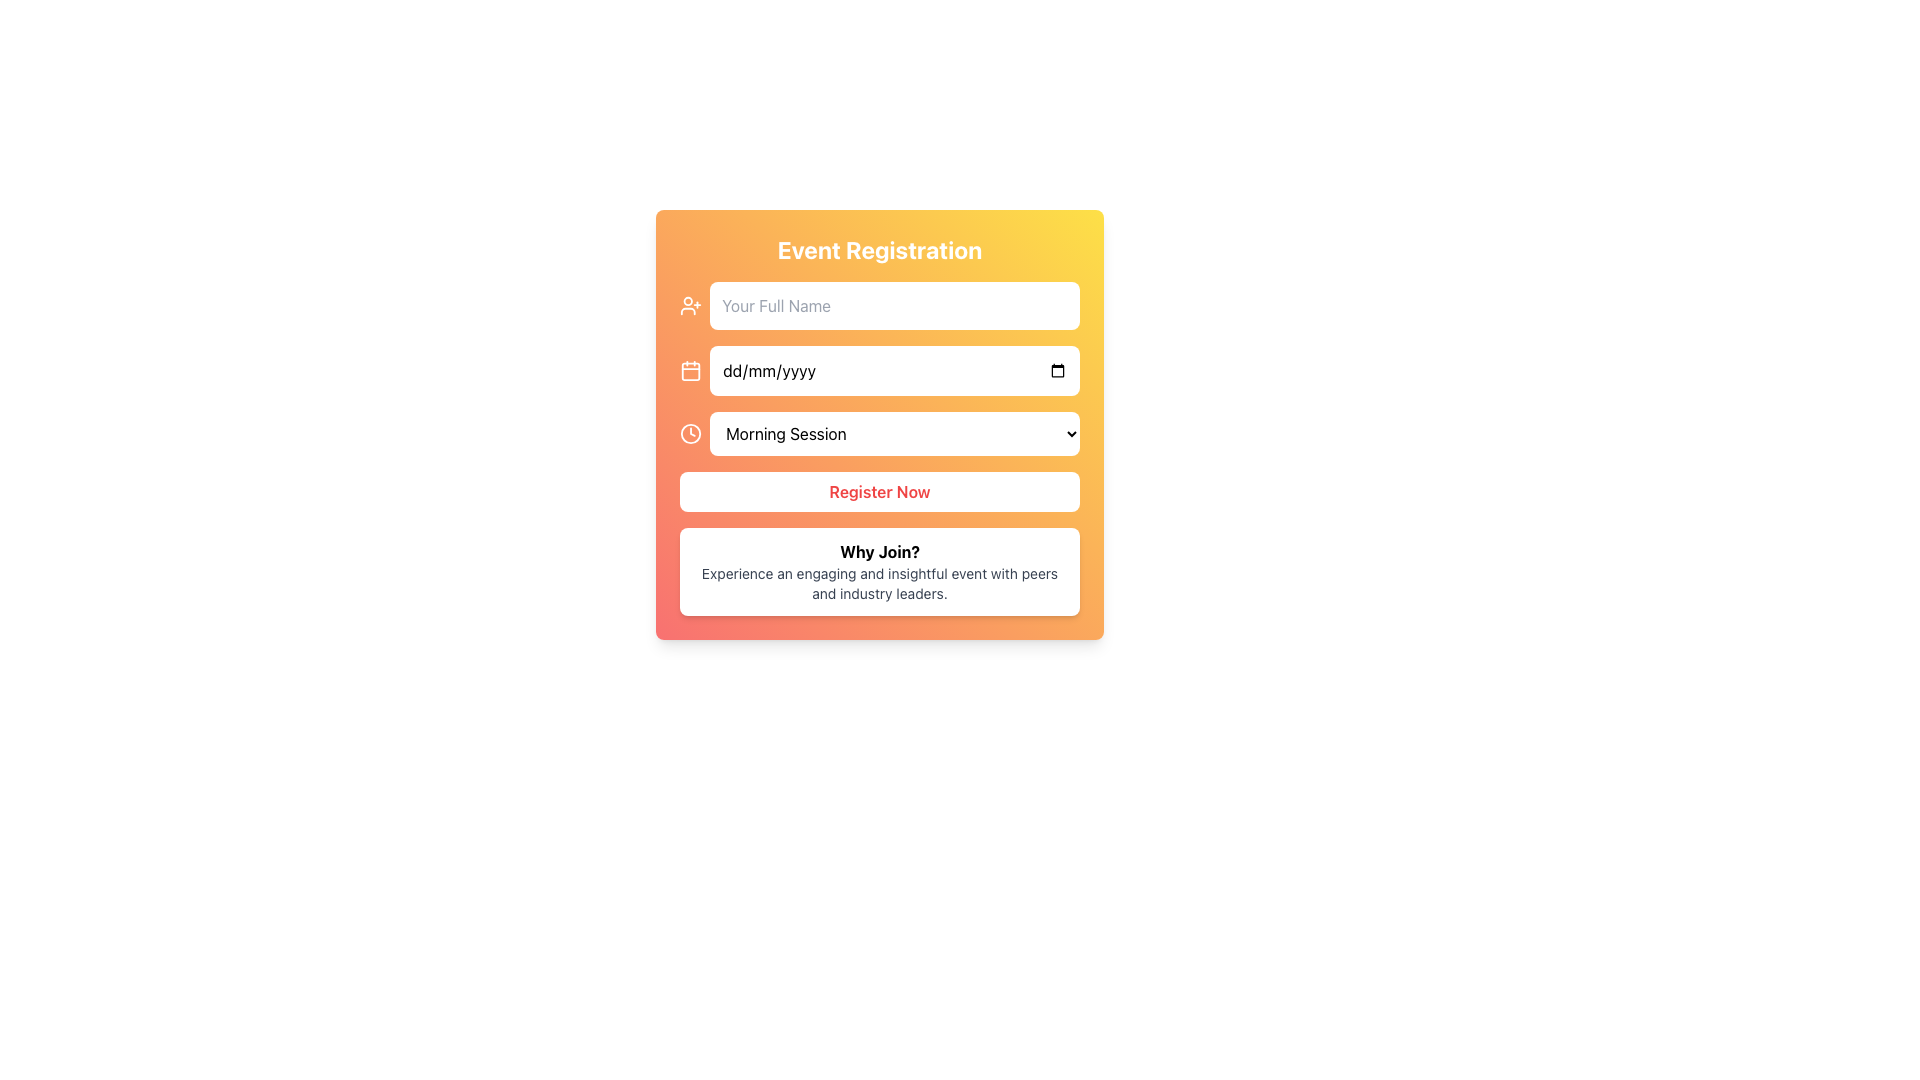 The height and width of the screenshot is (1080, 1920). I want to click on the solid orange square with slightly rounded corners inside the calendar icon, which is the second icon from the top in the column of icons on the left side of the form, so click(691, 371).